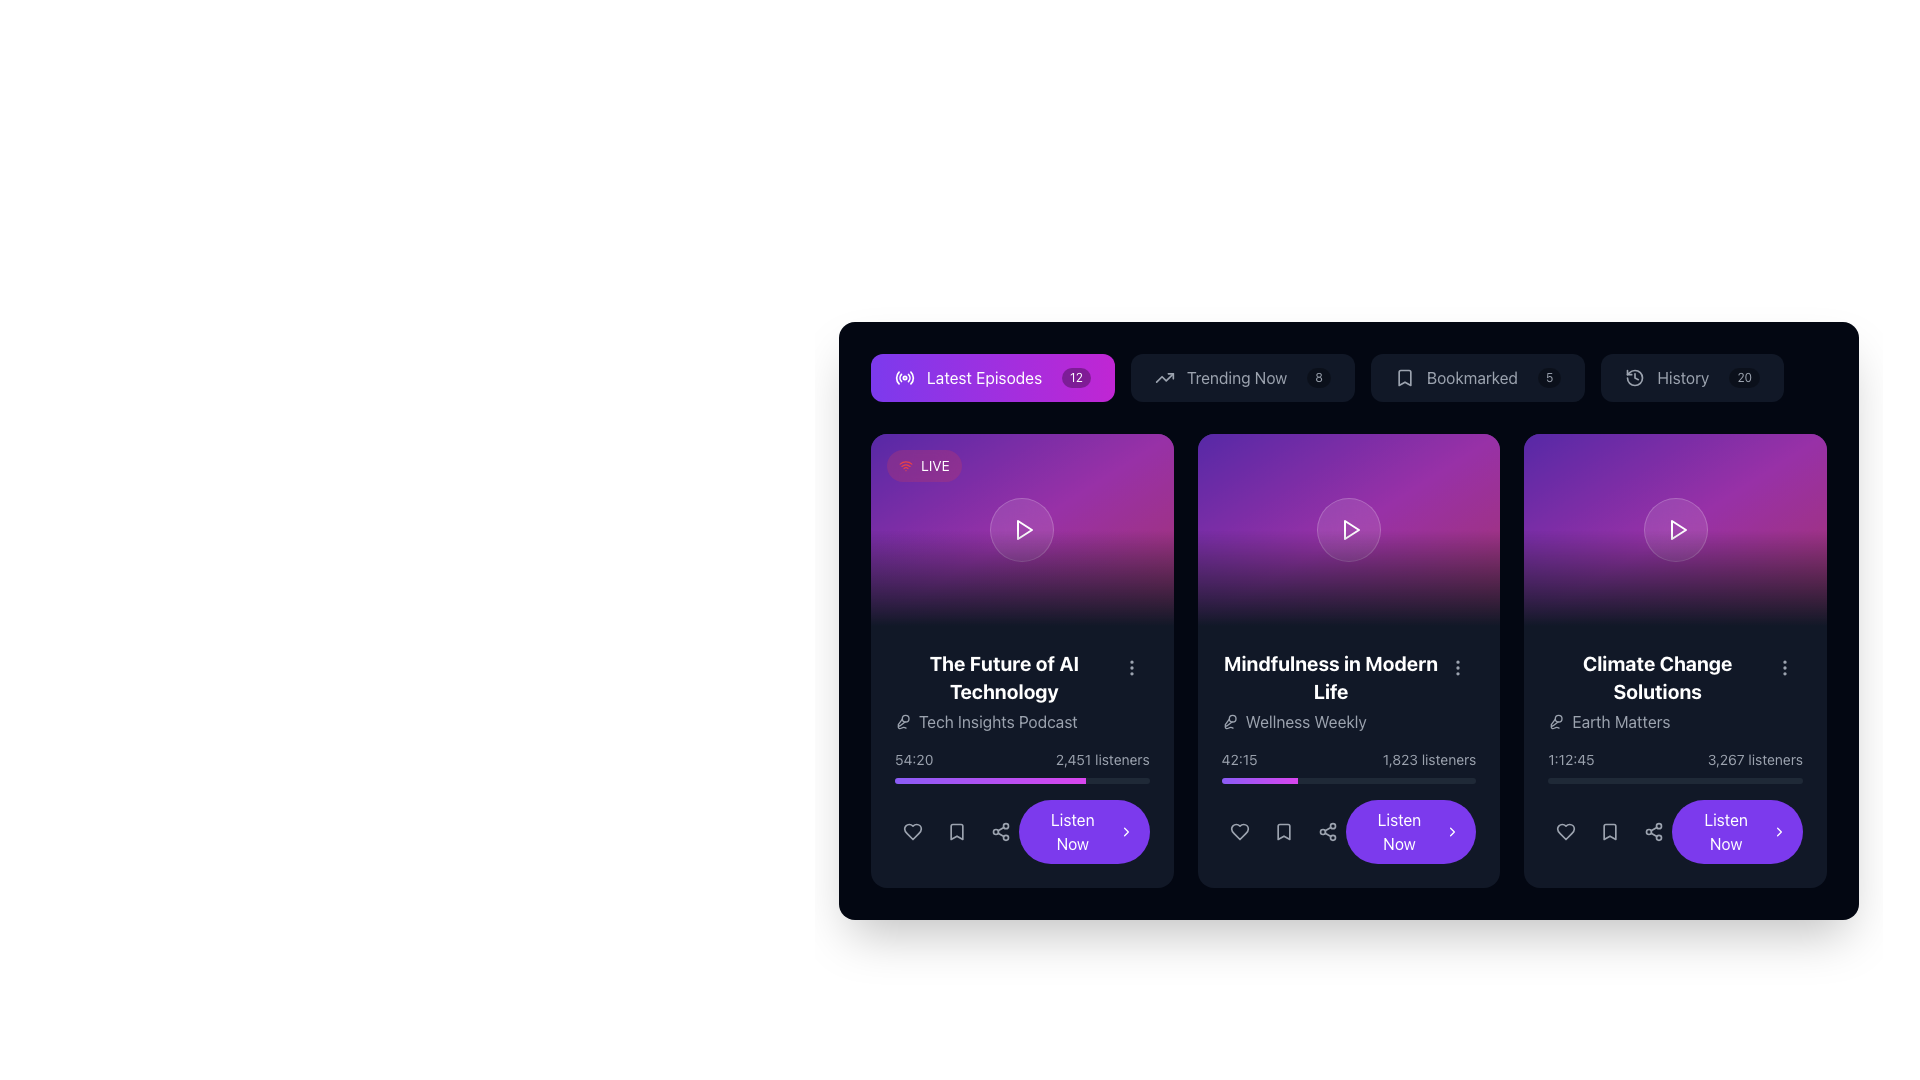 This screenshot has width=1920, height=1080. Describe the element at coordinates (1352, 528) in the screenshot. I see `on the triangular play icon within the button, which is centered above the title 'Mindfulness in Modern Life' in the second card of a three-card layout` at that location.